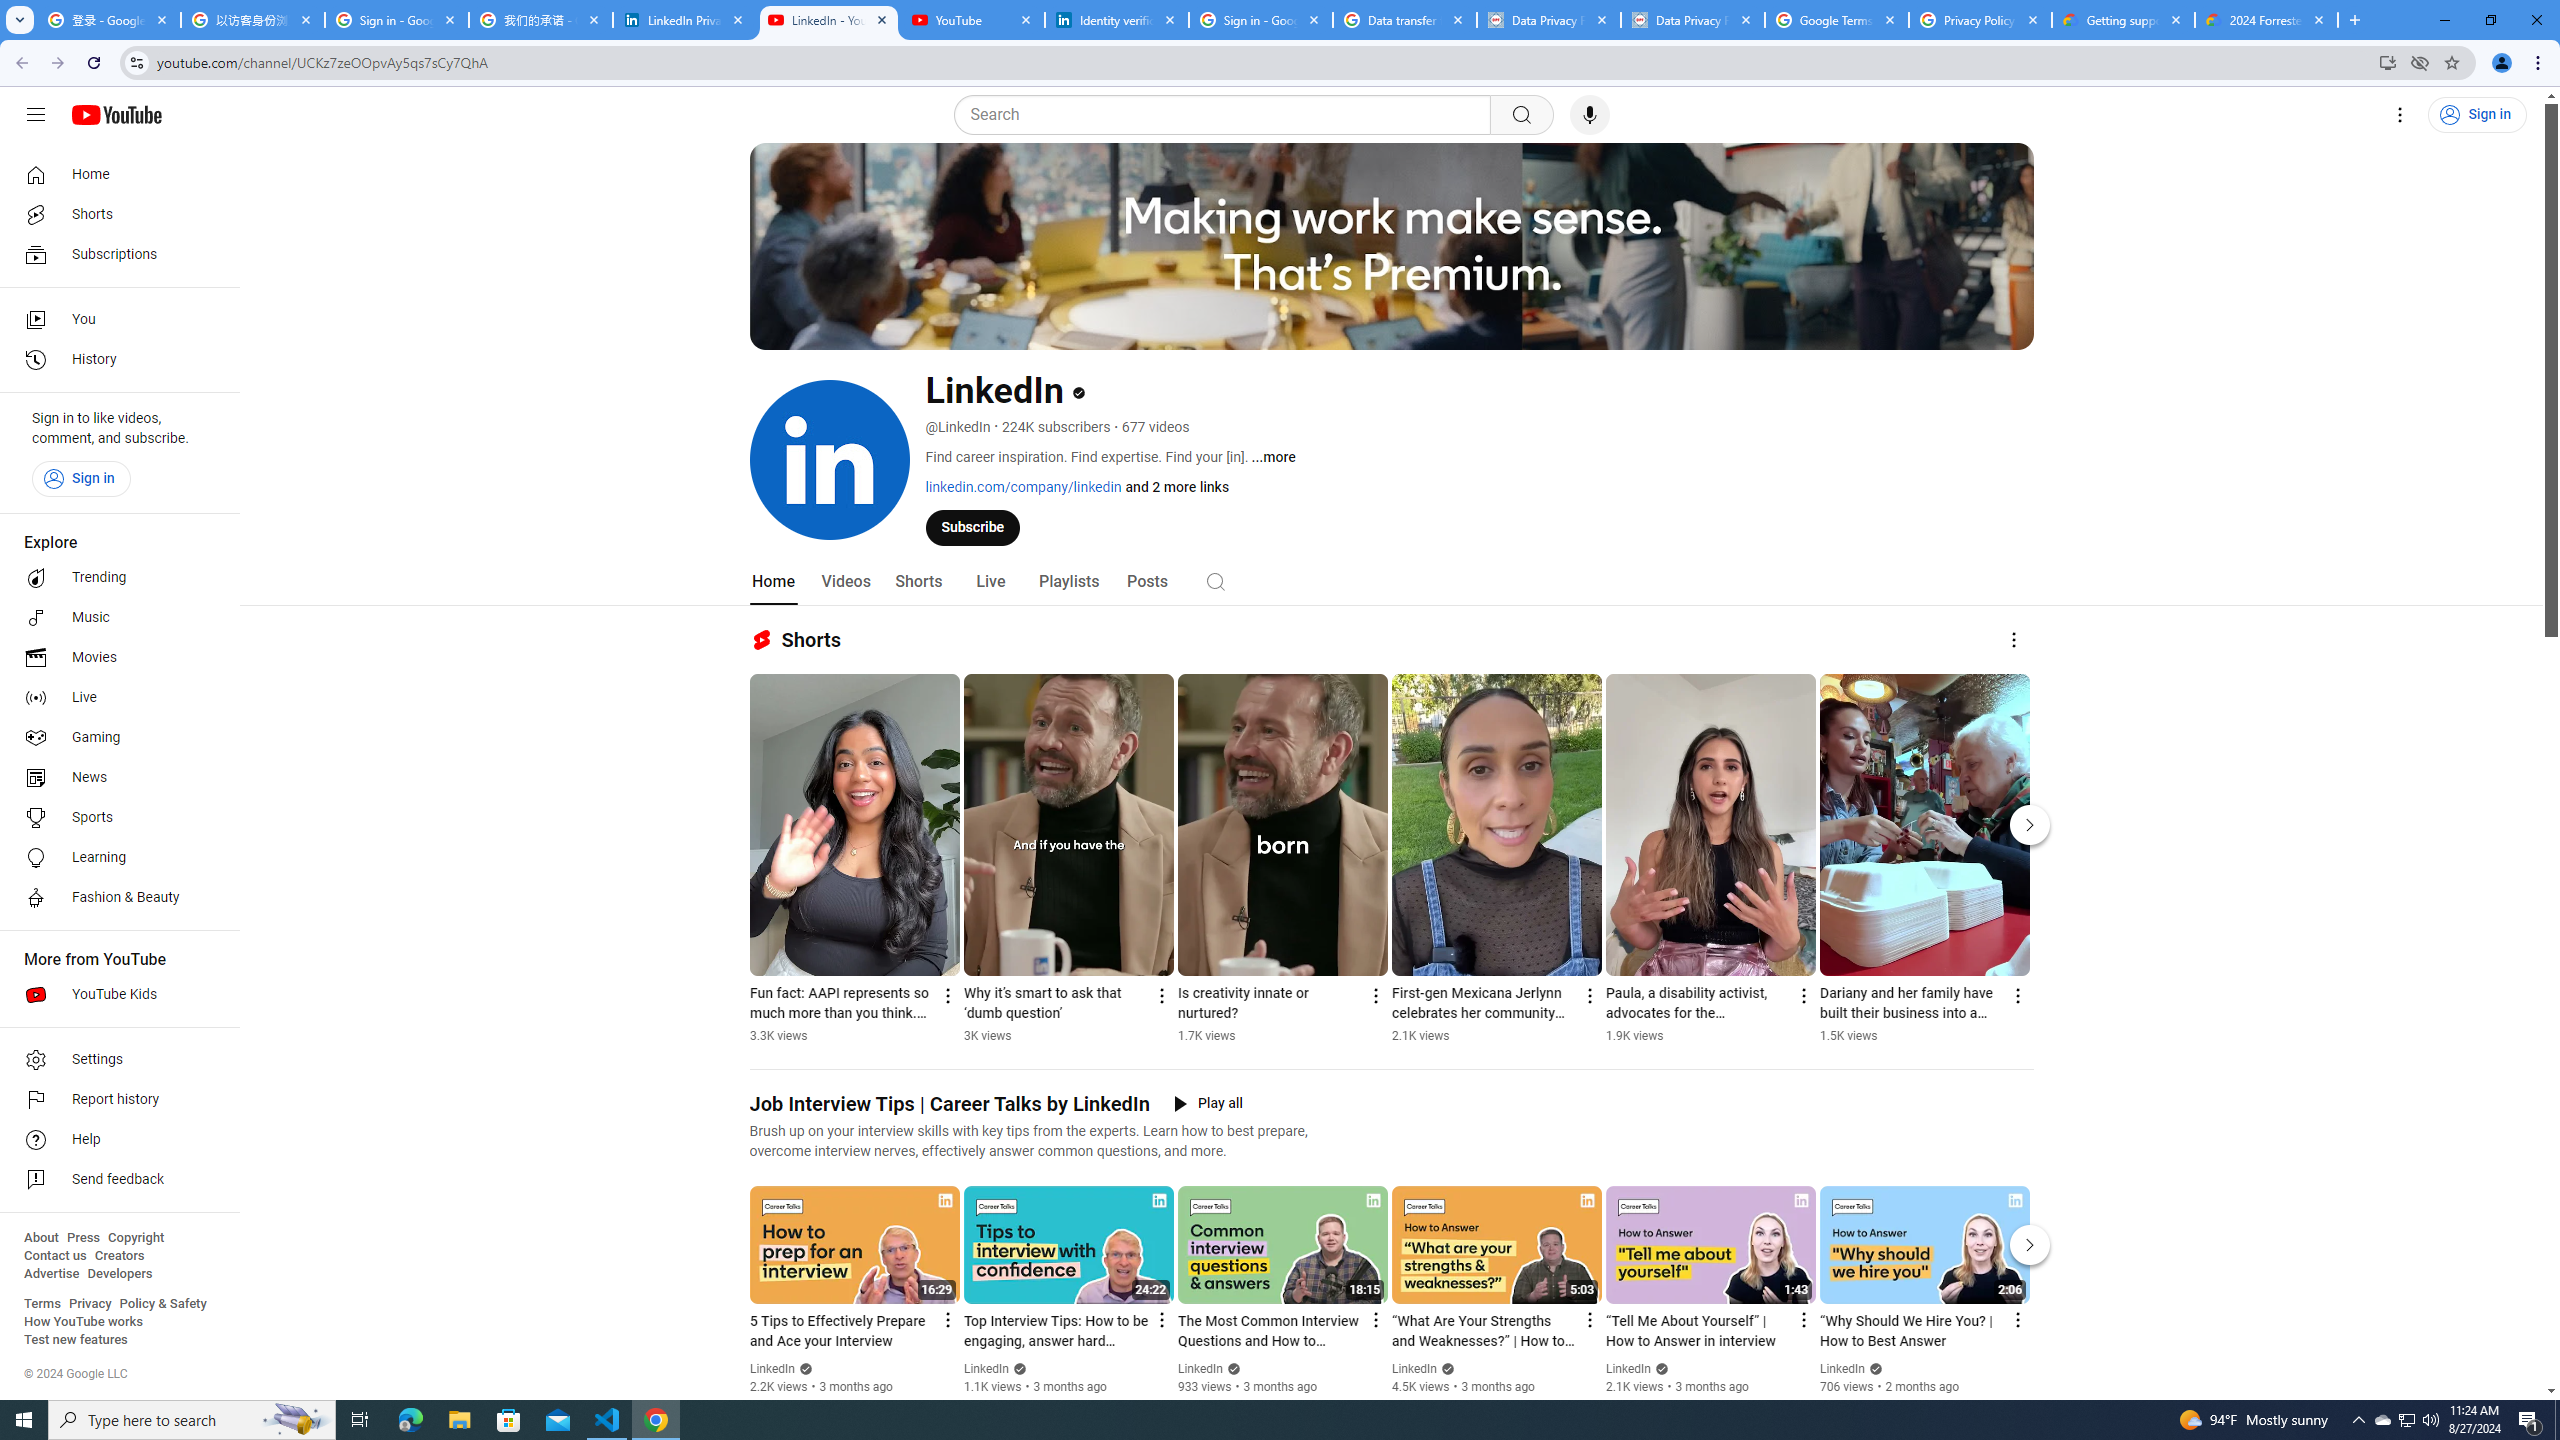  Describe the element at coordinates (119, 1272) in the screenshot. I see `'Developers'` at that location.